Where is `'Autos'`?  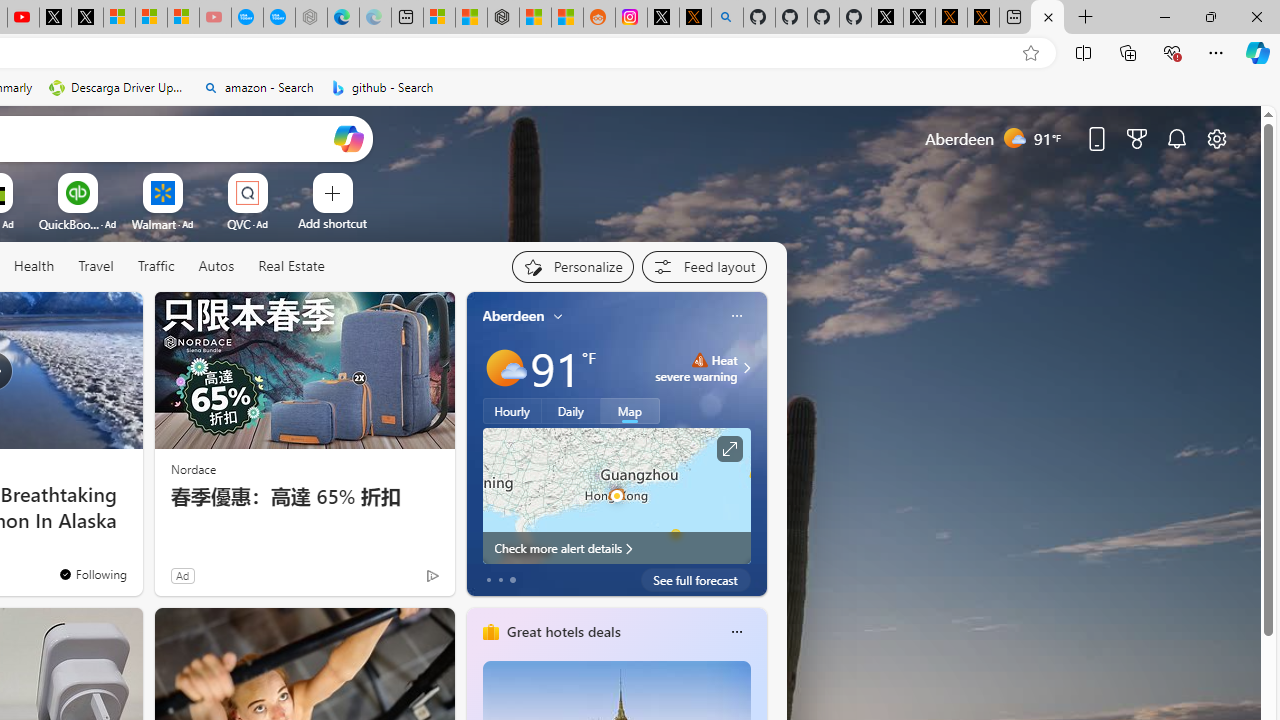 'Autos' is located at coordinates (216, 265).